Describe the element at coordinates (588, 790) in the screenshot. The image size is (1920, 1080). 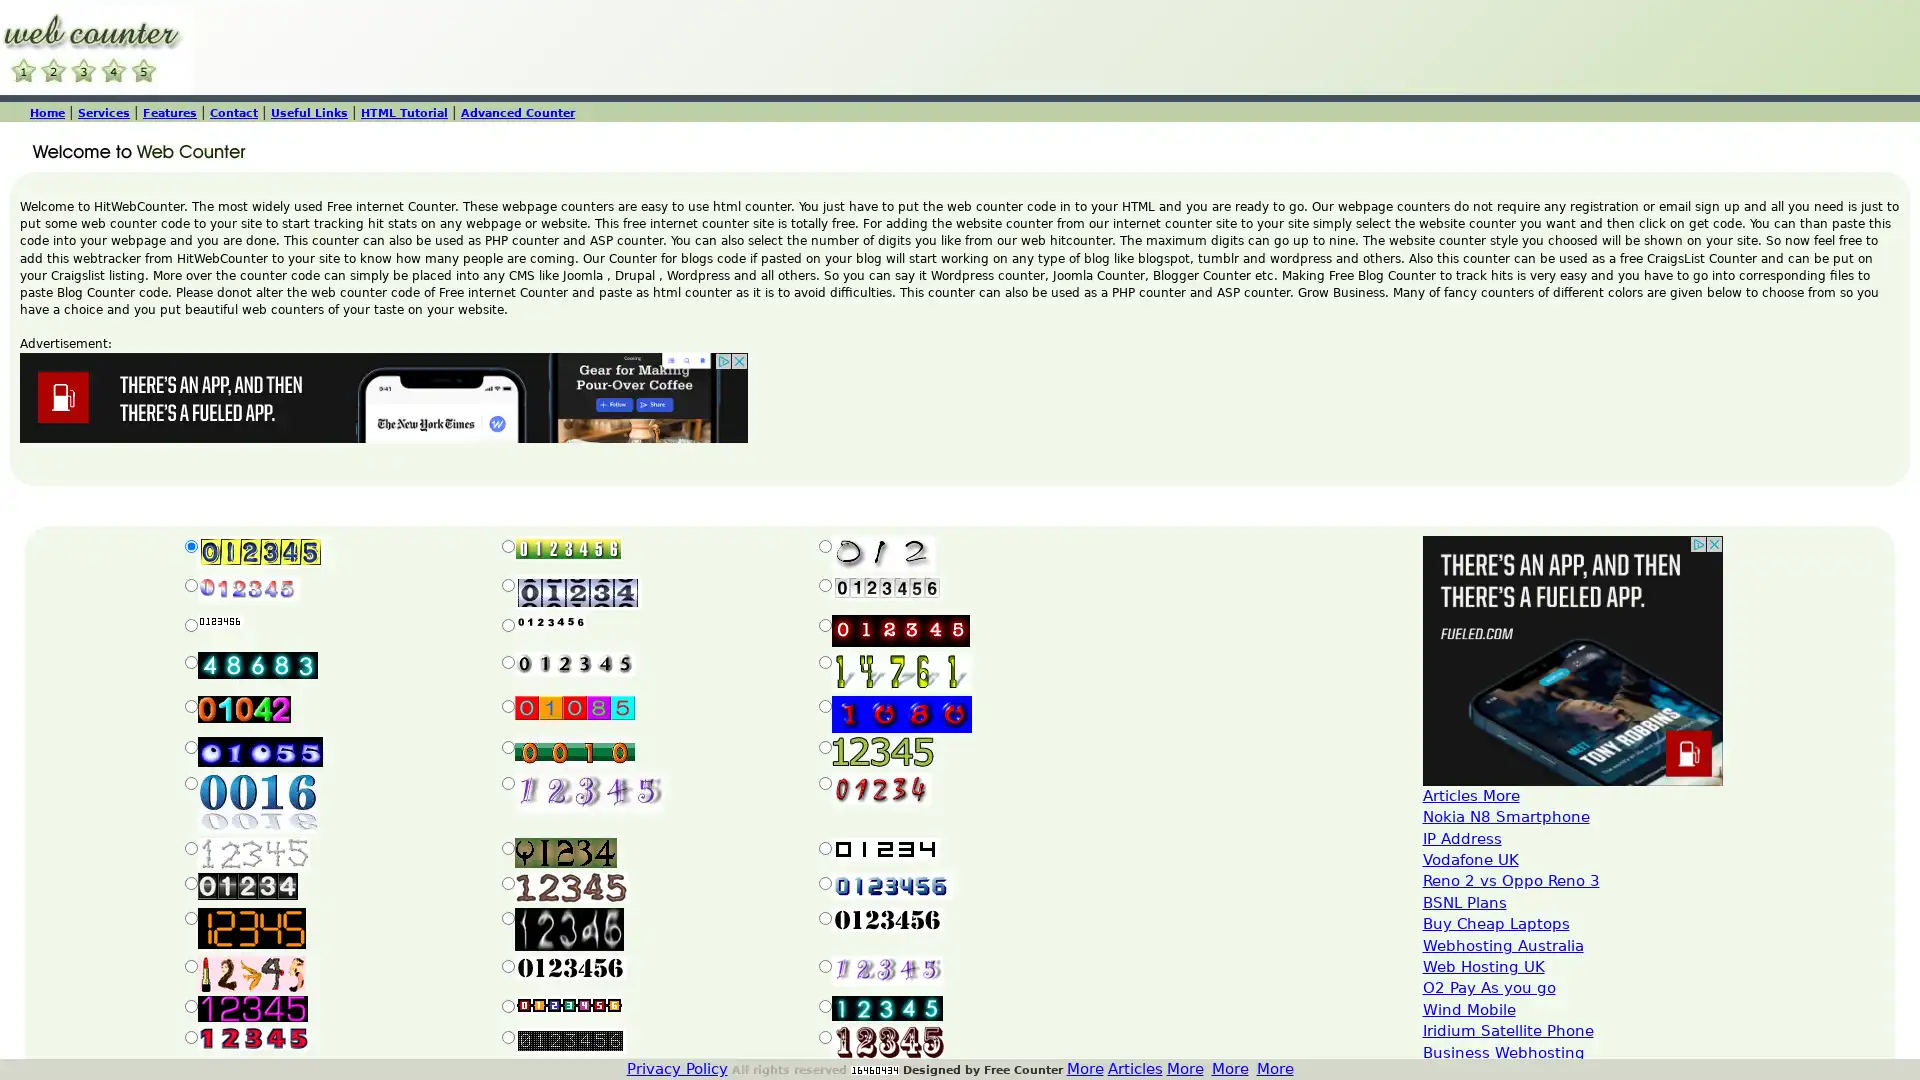
I see `Submit` at that location.